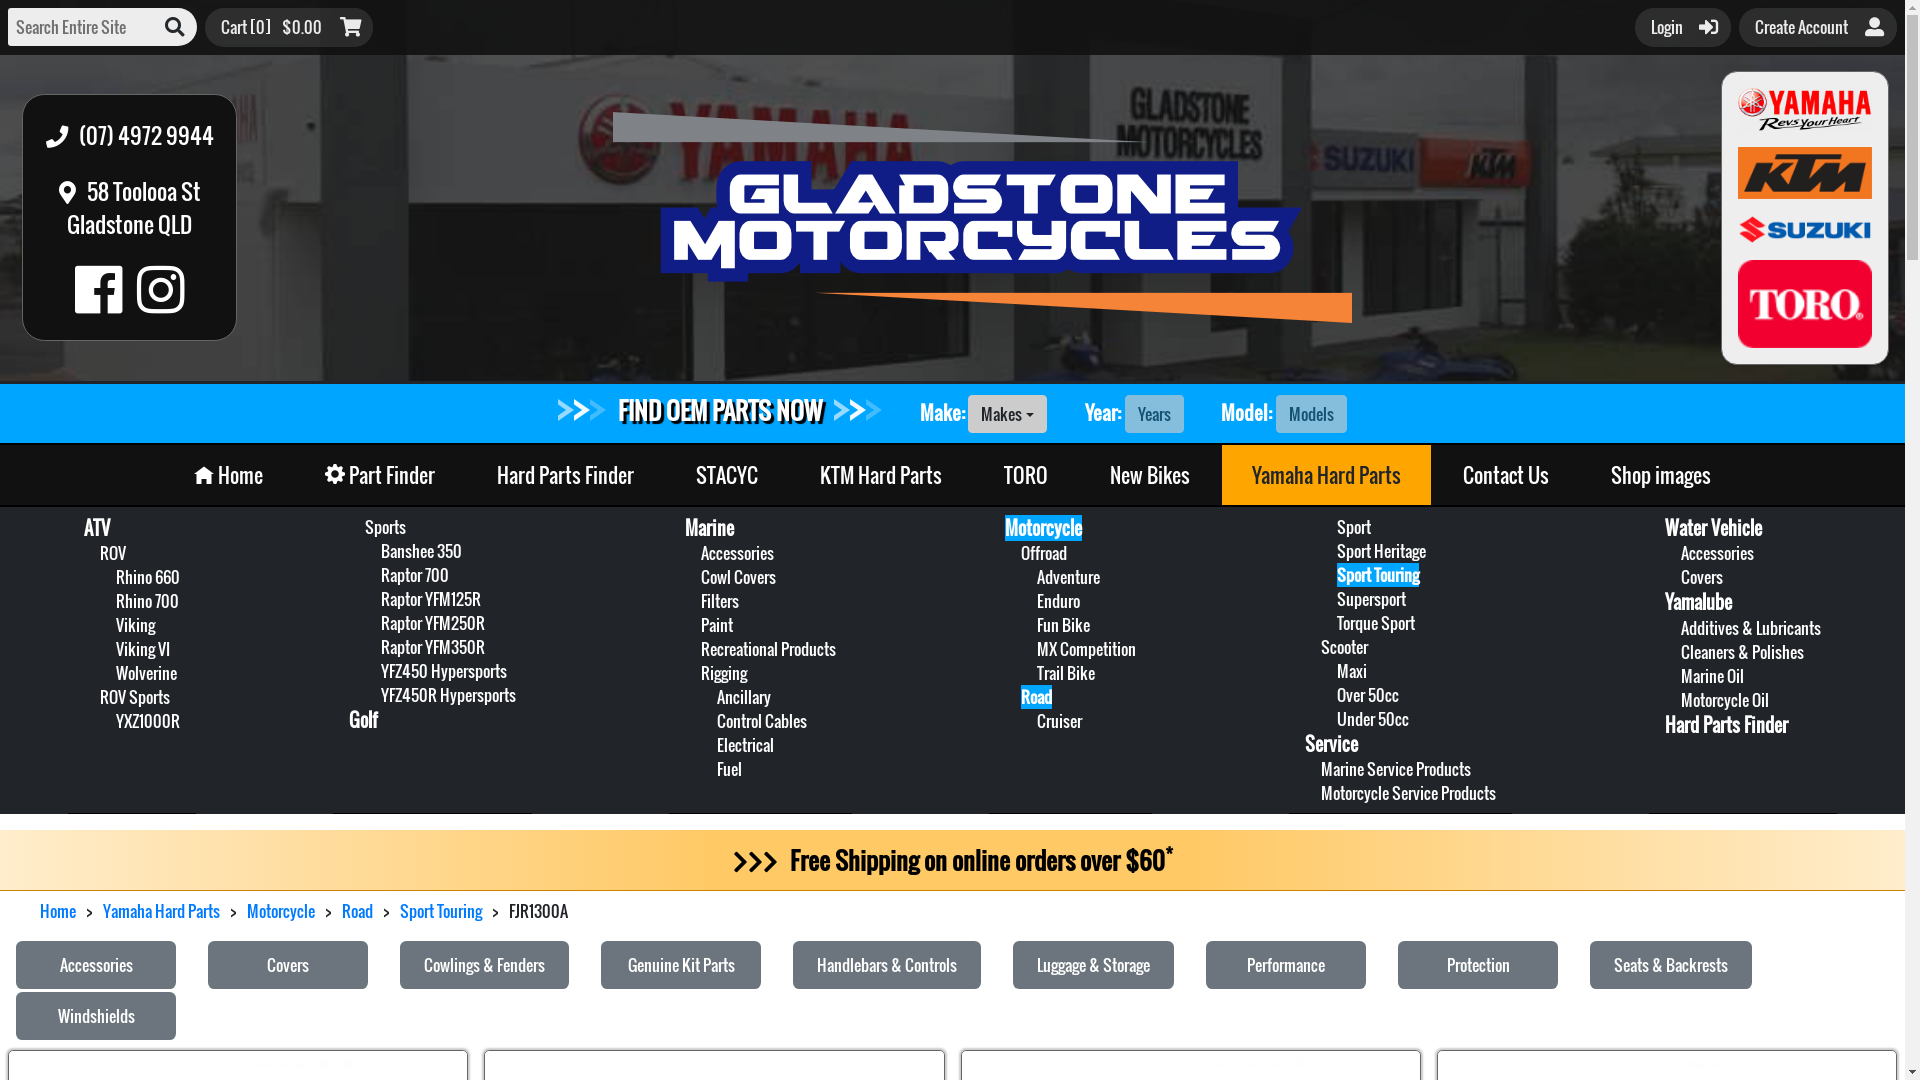  I want to click on 'Maxi', so click(1352, 671).